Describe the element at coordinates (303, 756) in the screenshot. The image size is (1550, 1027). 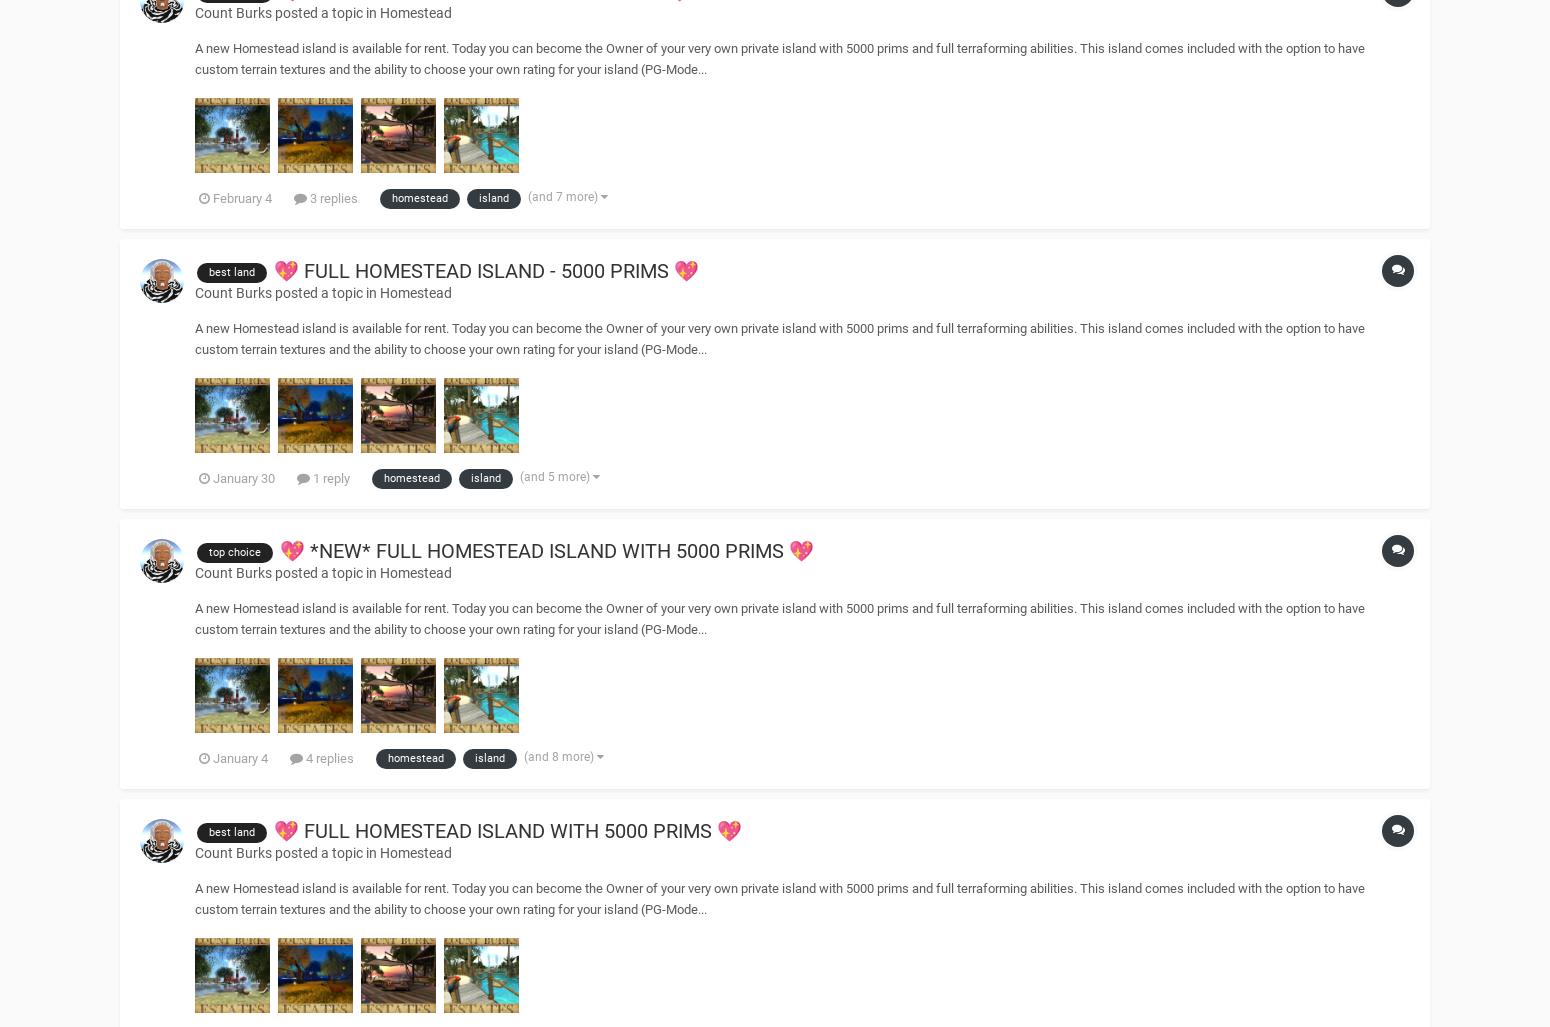
I see `'4 replies'` at that location.